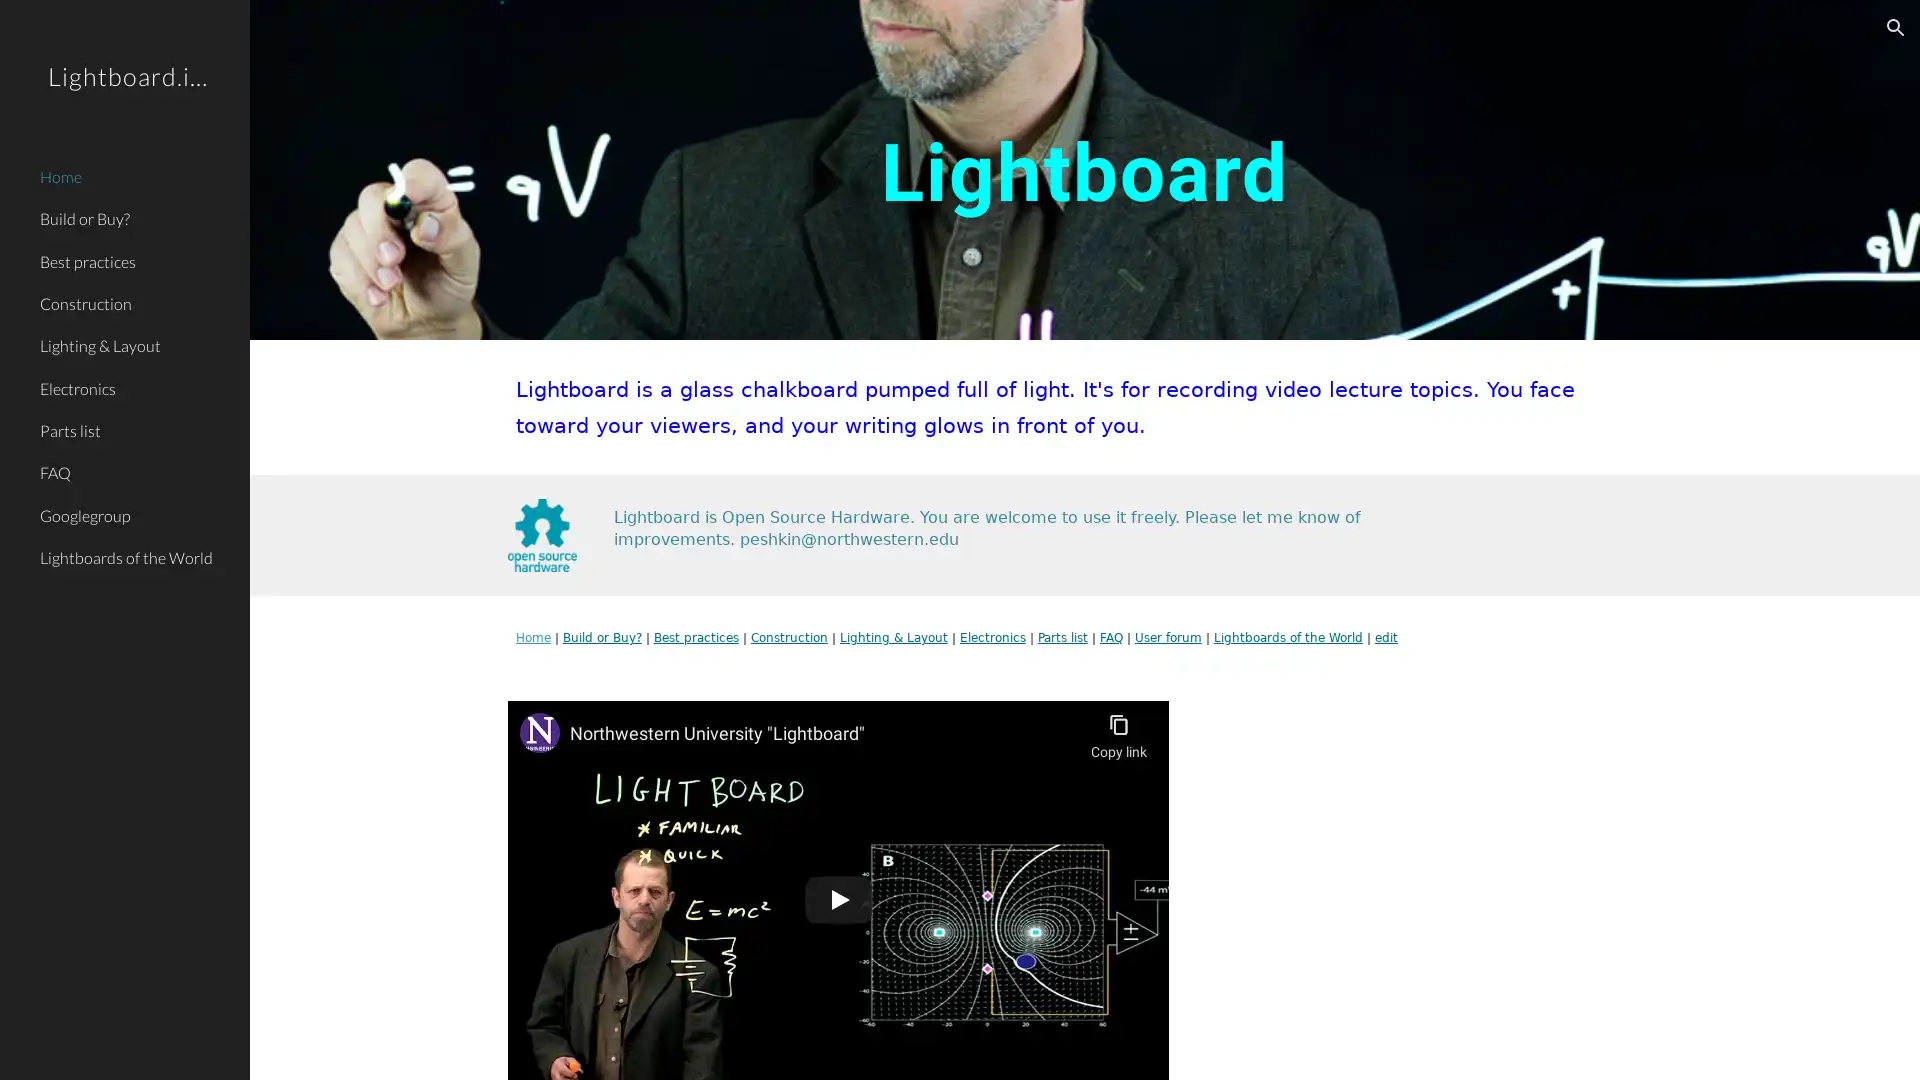 This screenshot has height=1080, width=1920. Describe the element at coordinates (1139, 37) in the screenshot. I see `Skip to navigation` at that location.